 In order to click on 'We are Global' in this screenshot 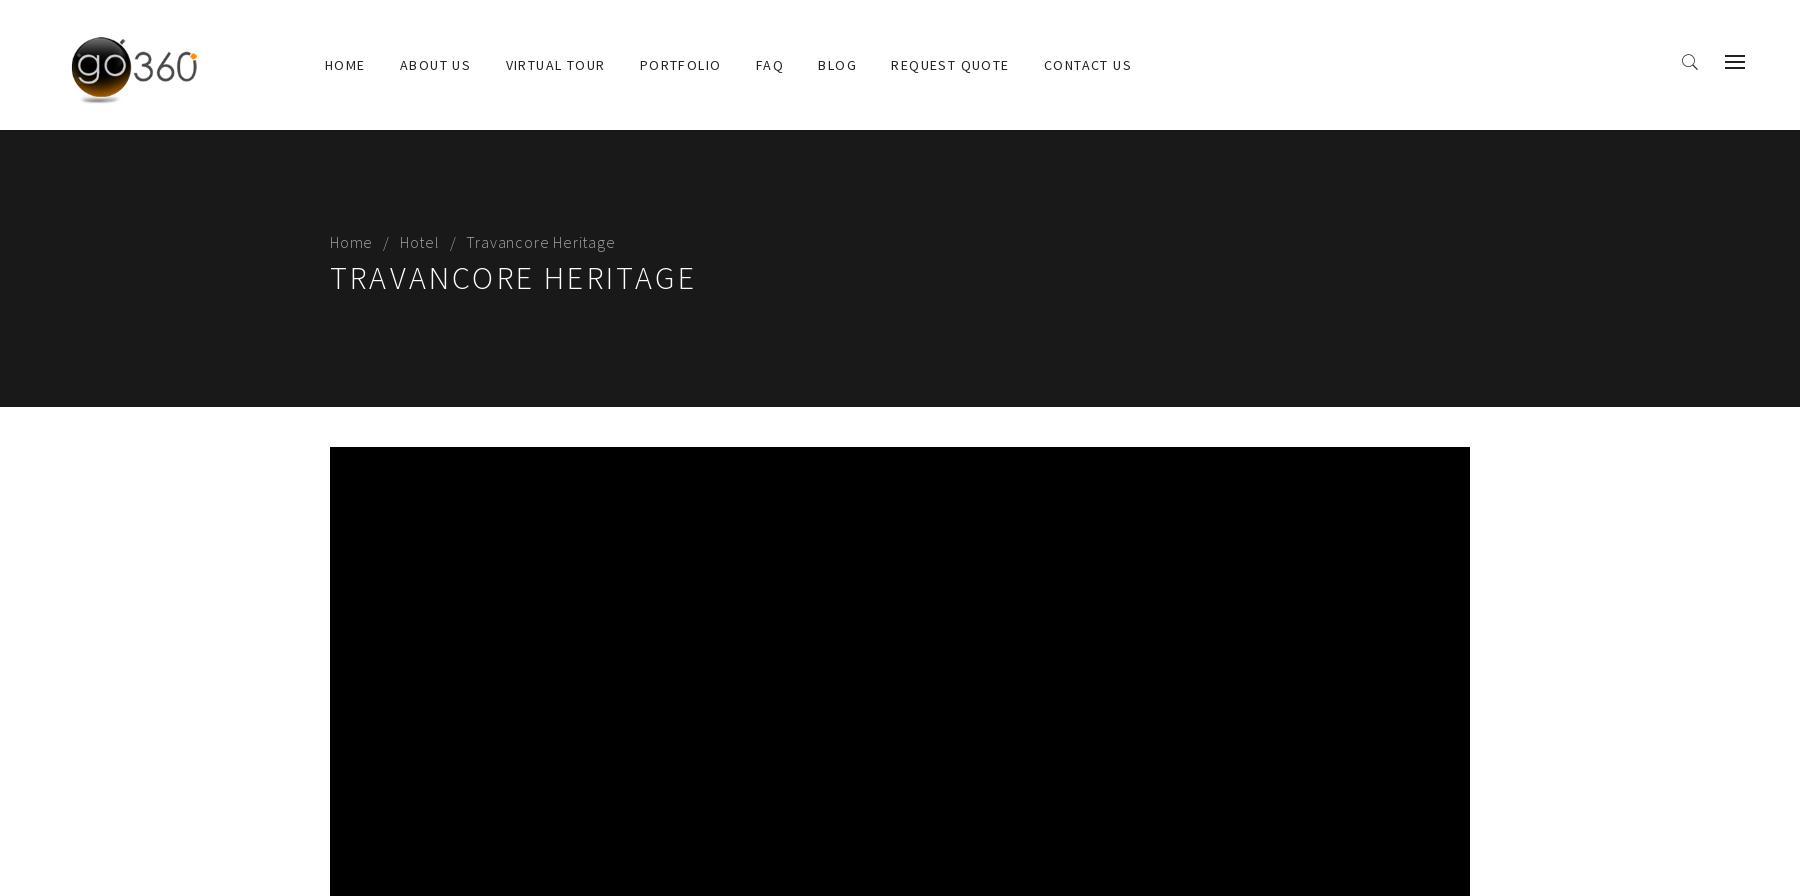, I will do `click(424, 185)`.